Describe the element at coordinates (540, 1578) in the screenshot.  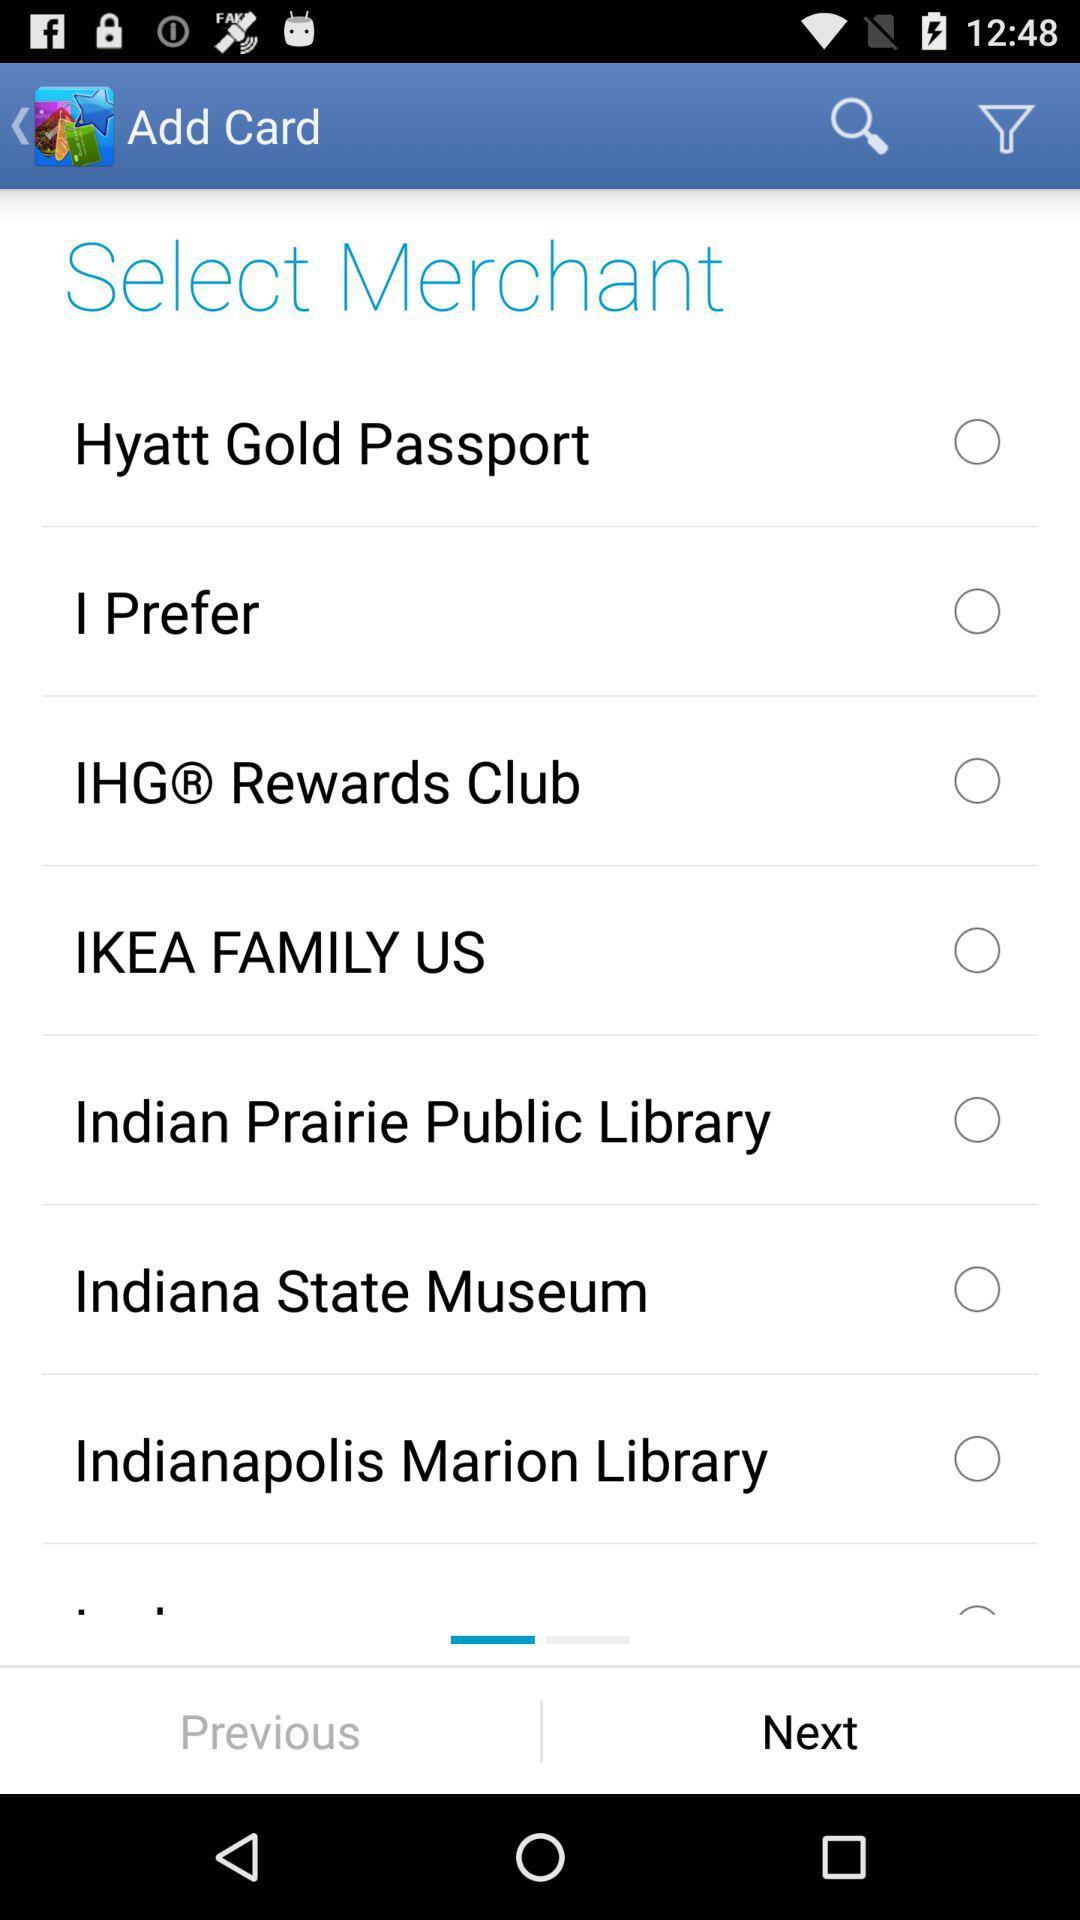
I see `ingles icon` at that location.